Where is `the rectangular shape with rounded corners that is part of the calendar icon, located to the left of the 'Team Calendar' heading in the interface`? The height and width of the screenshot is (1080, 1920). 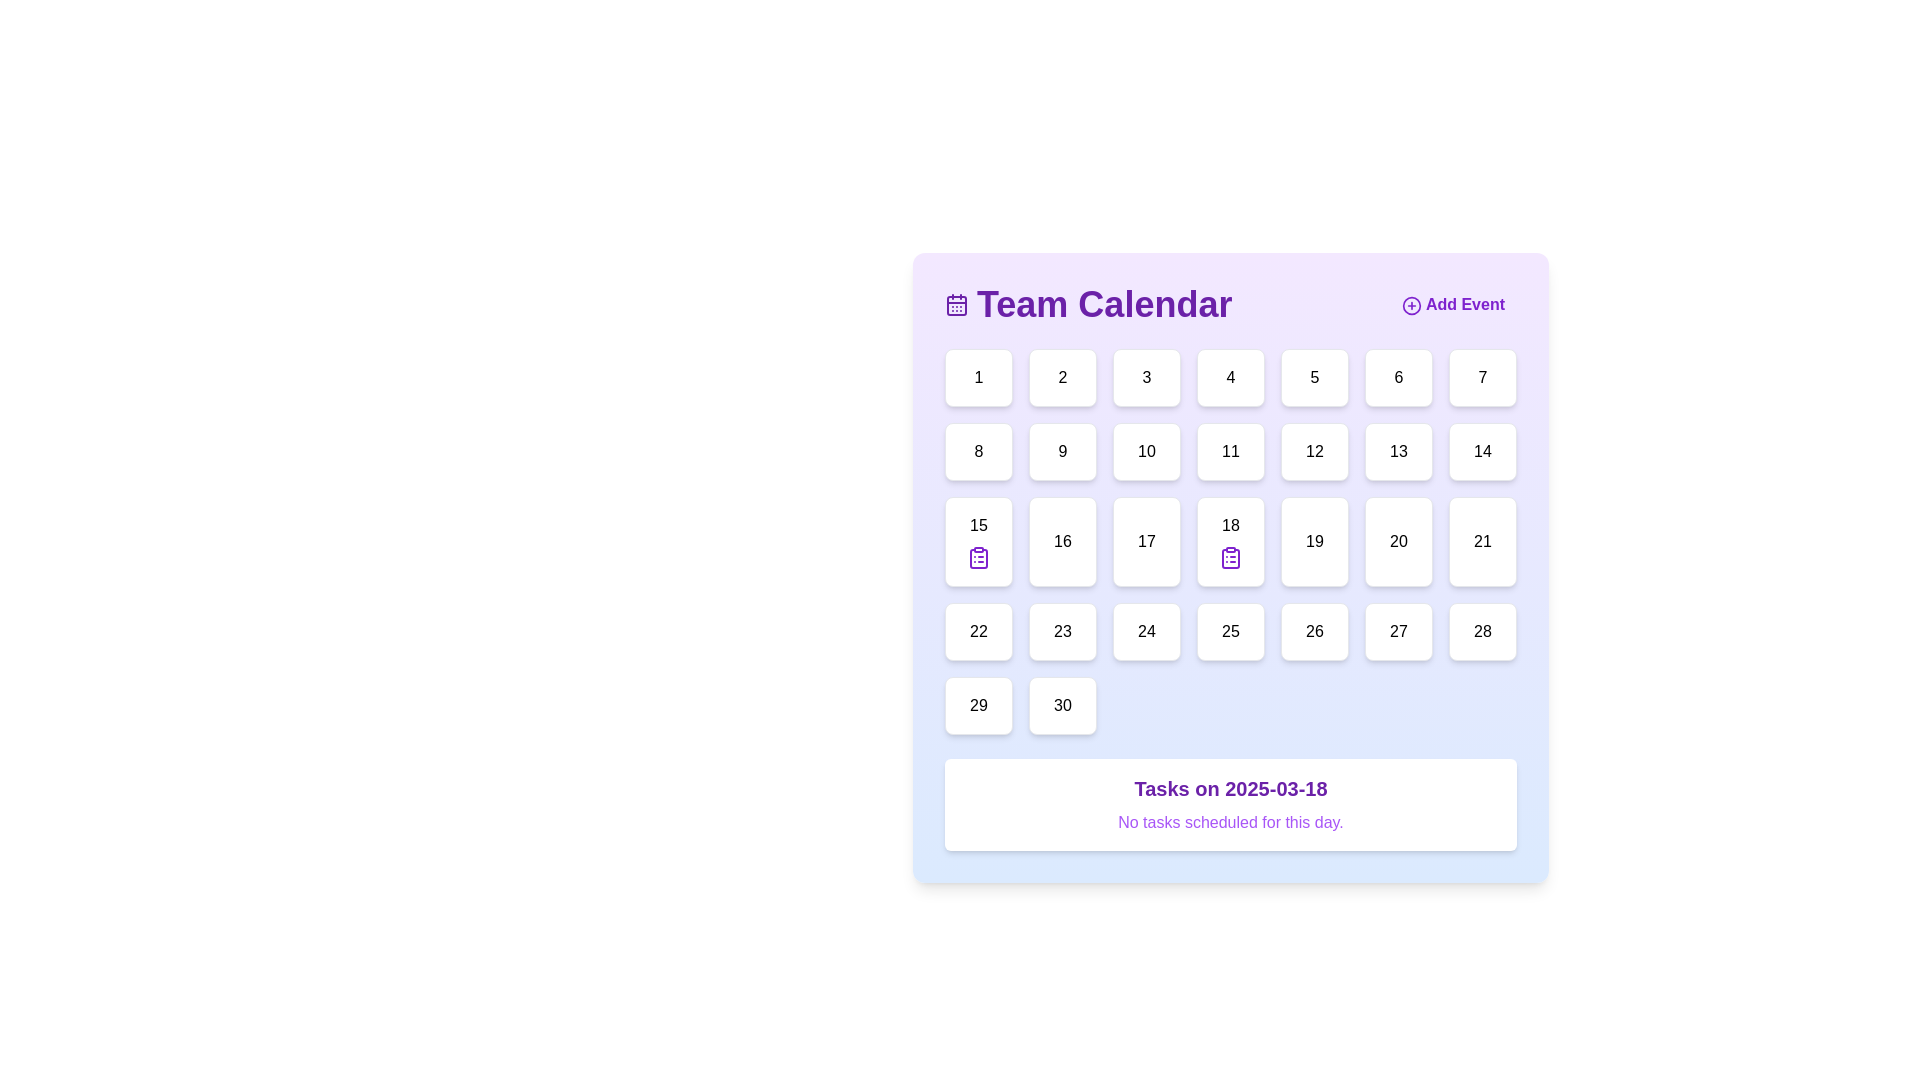 the rectangular shape with rounded corners that is part of the calendar icon, located to the left of the 'Team Calendar' heading in the interface is located at coordinates (955, 305).